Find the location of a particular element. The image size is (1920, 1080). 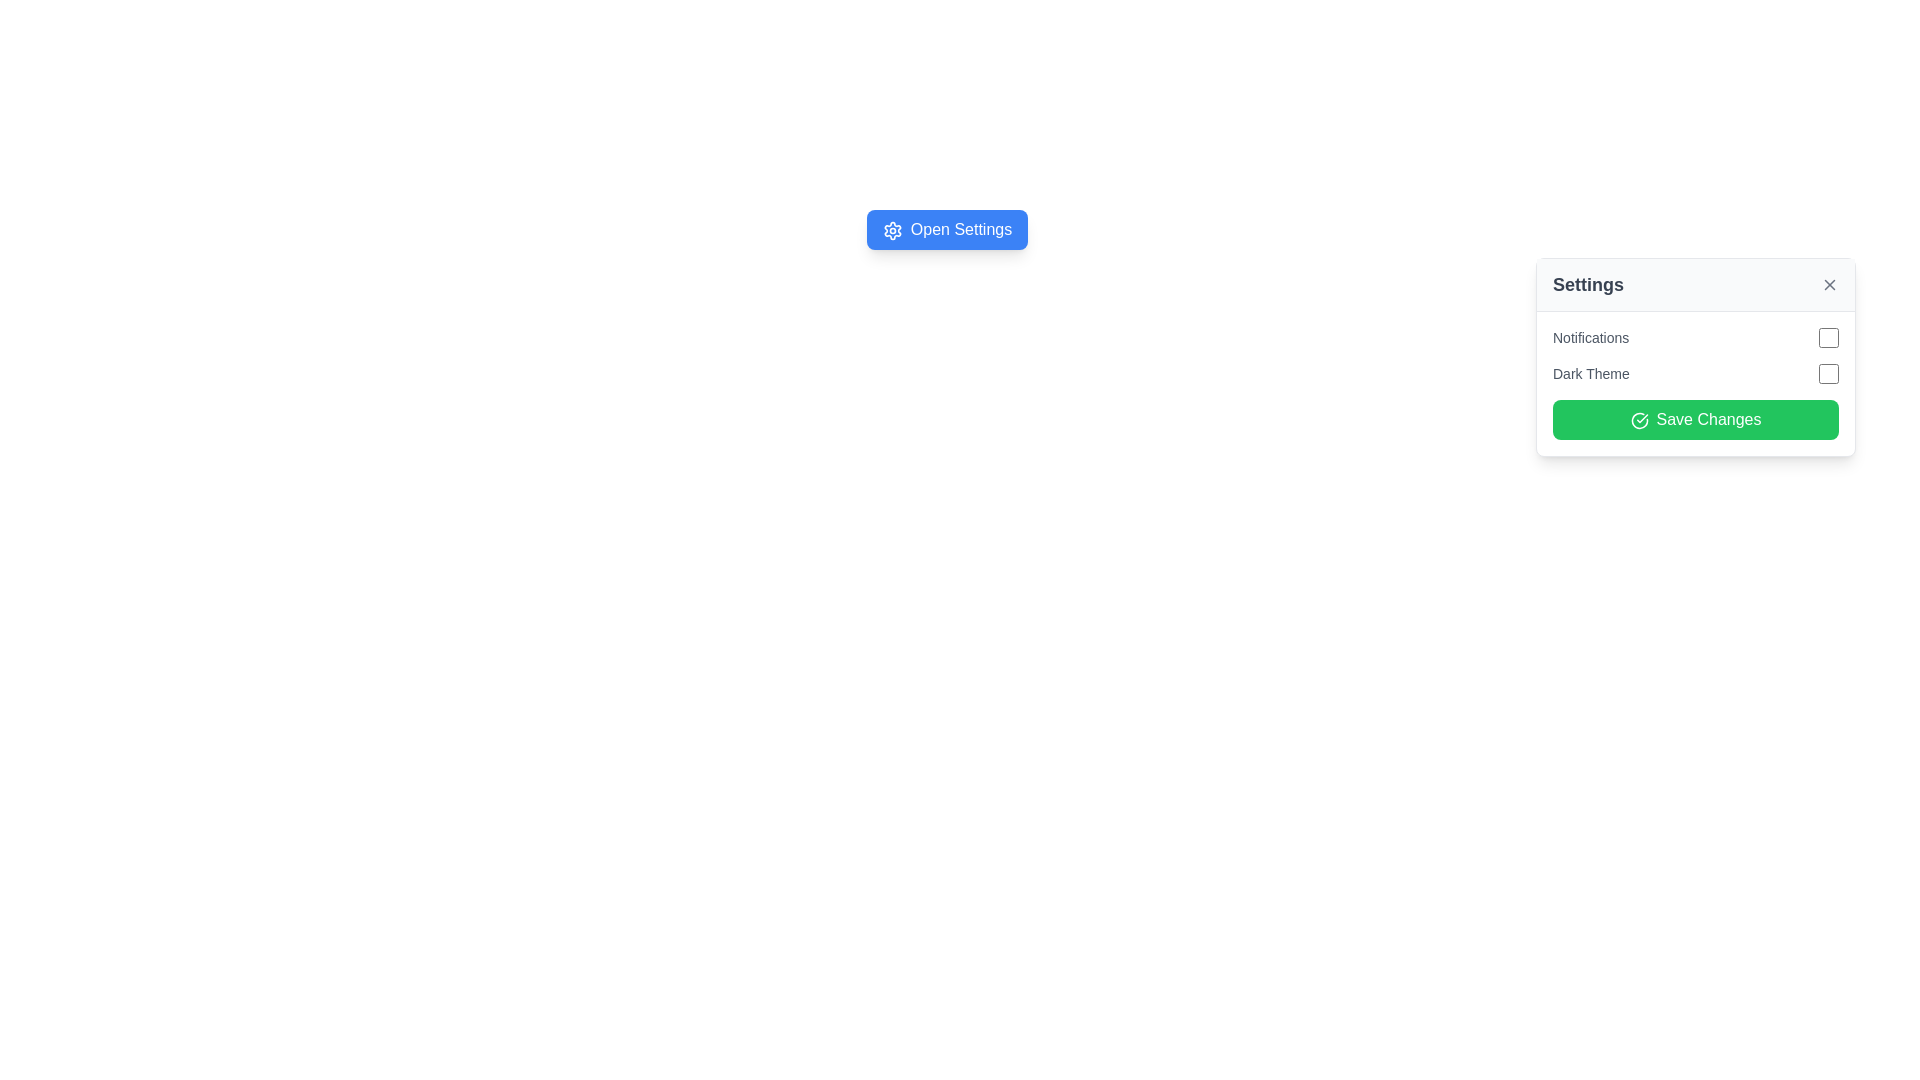

the Group of form controls within the settings section is located at coordinates (1694, 384).